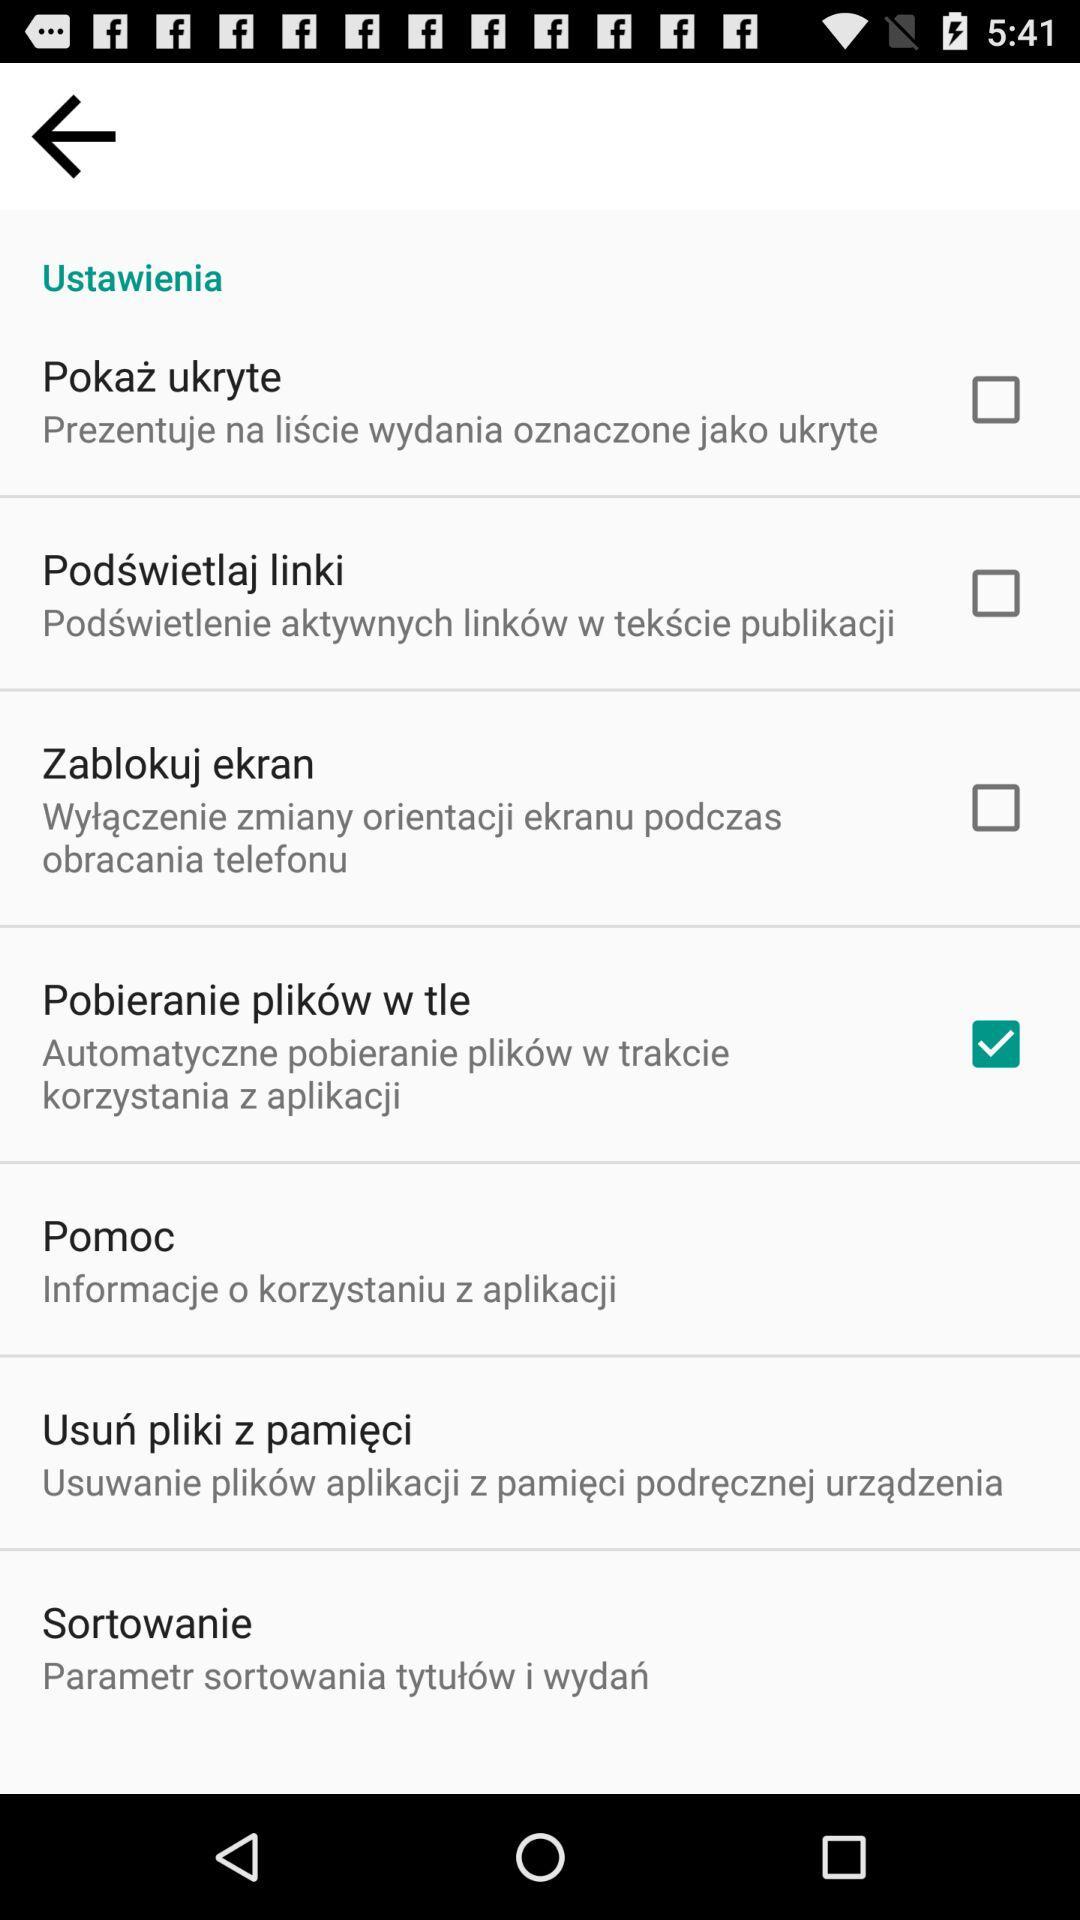 Image resolution: width=1080 pixels, height=1920 pixels. Describe the element at coordinates (177, 761) in the screenshot. I see `the zablokuj ekran item` at that location.